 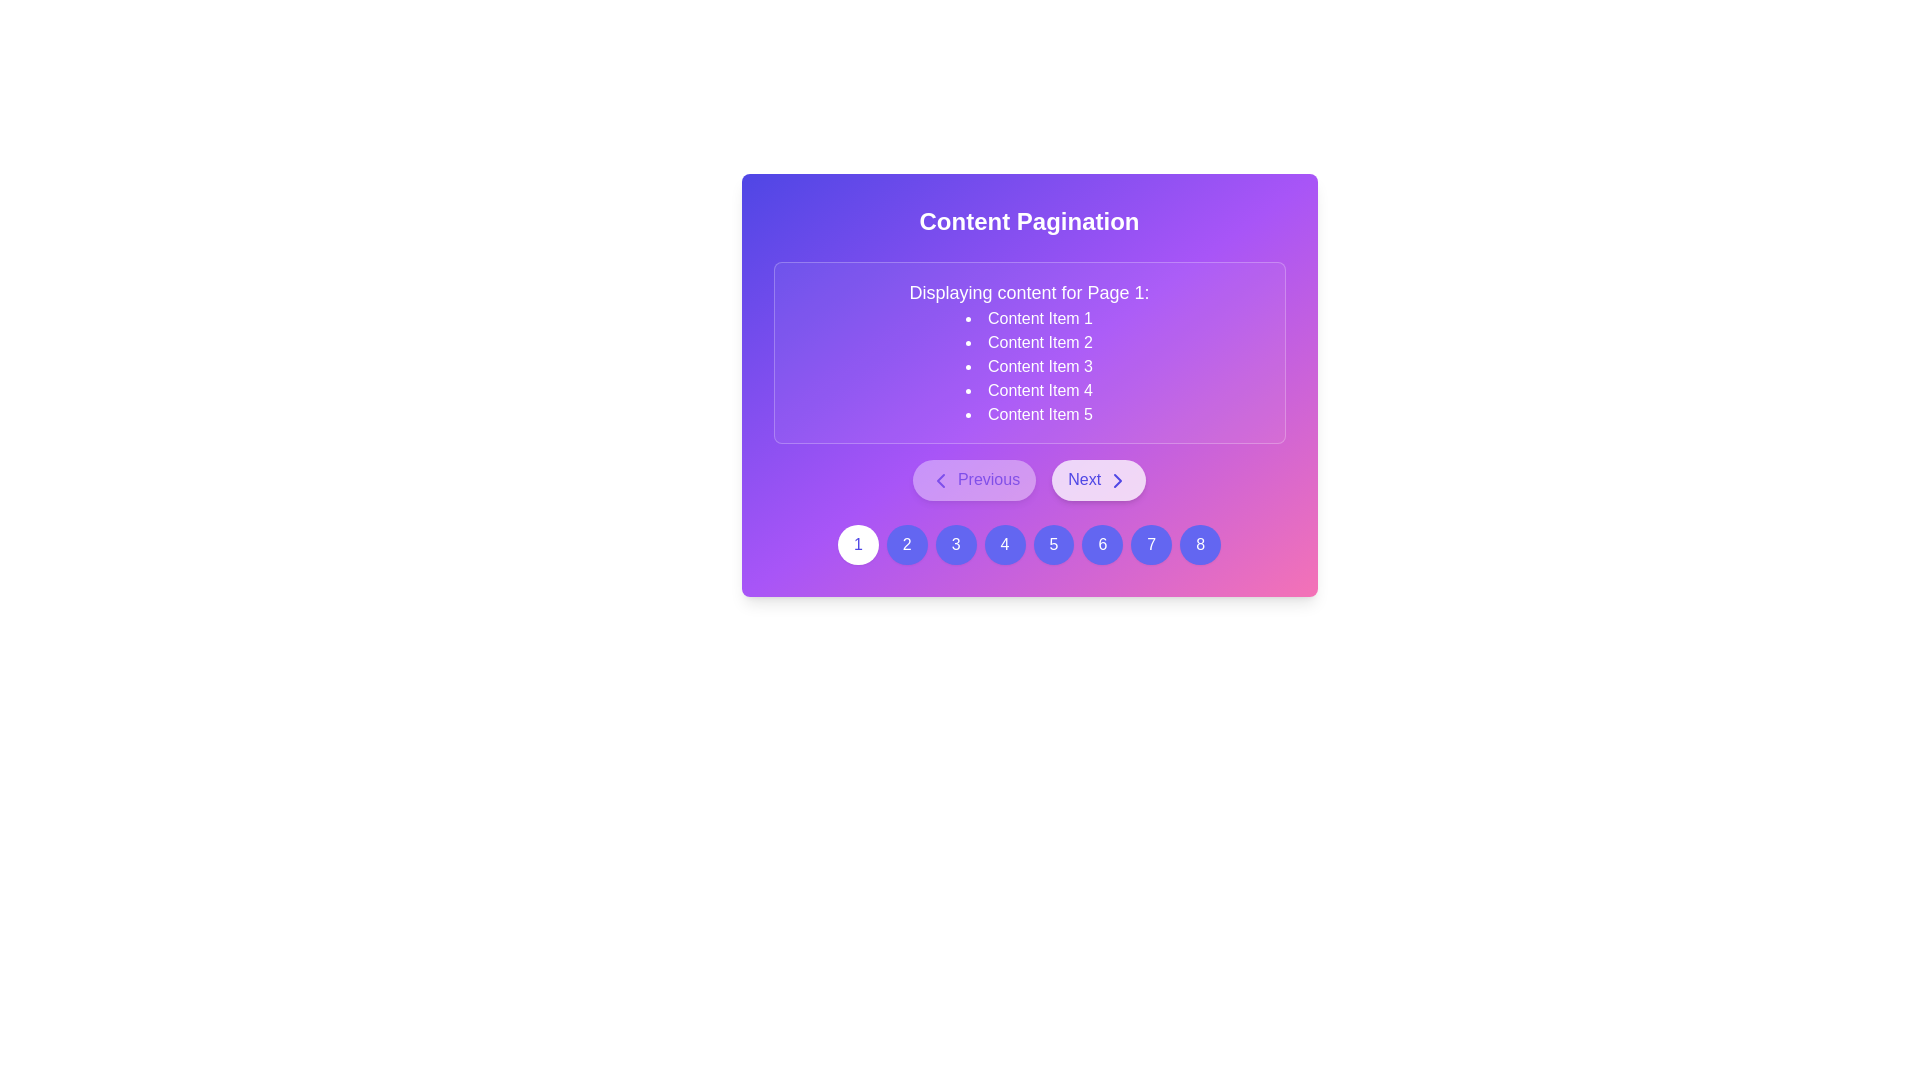 What do you see at coordinates (1029, 390) in the screenshot?
I see `the text list item labeled 'Content Item 4' which is the fourth item in a vertically ordered list within a purple-gradient background` at bounding box center [1029, 390].